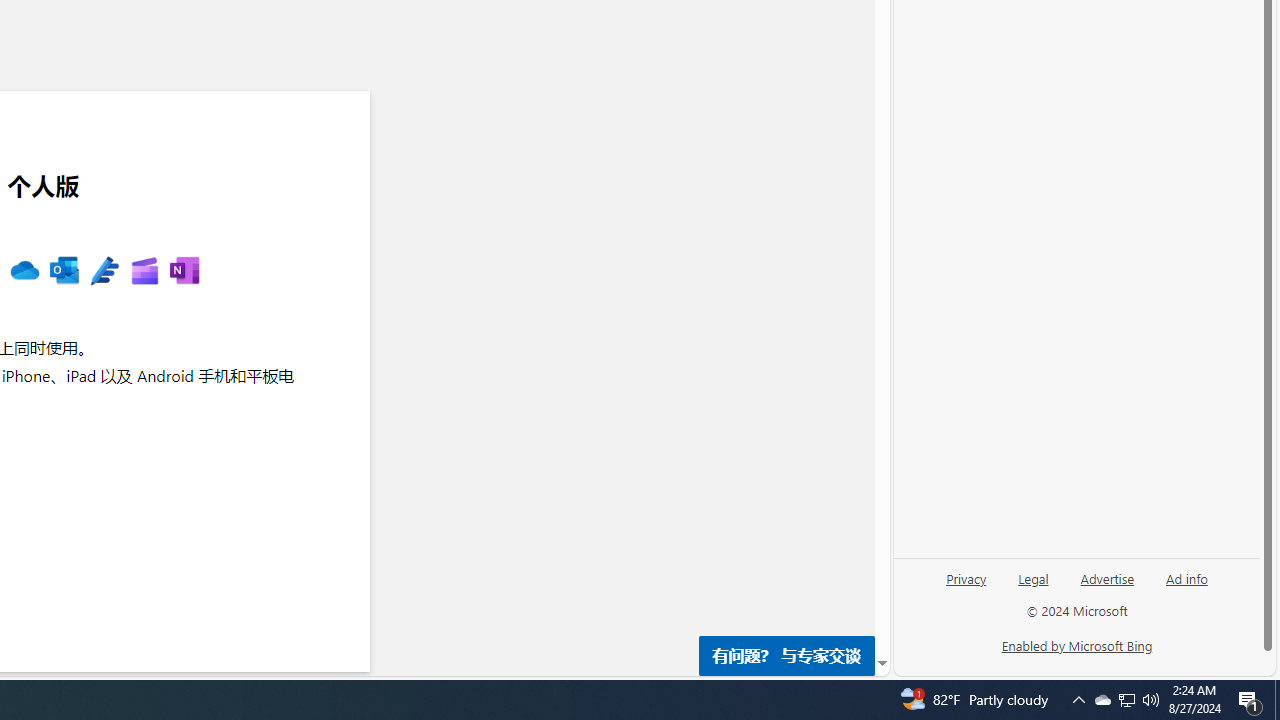  I want to click on 'MS Outlook ', so click(64, 271).